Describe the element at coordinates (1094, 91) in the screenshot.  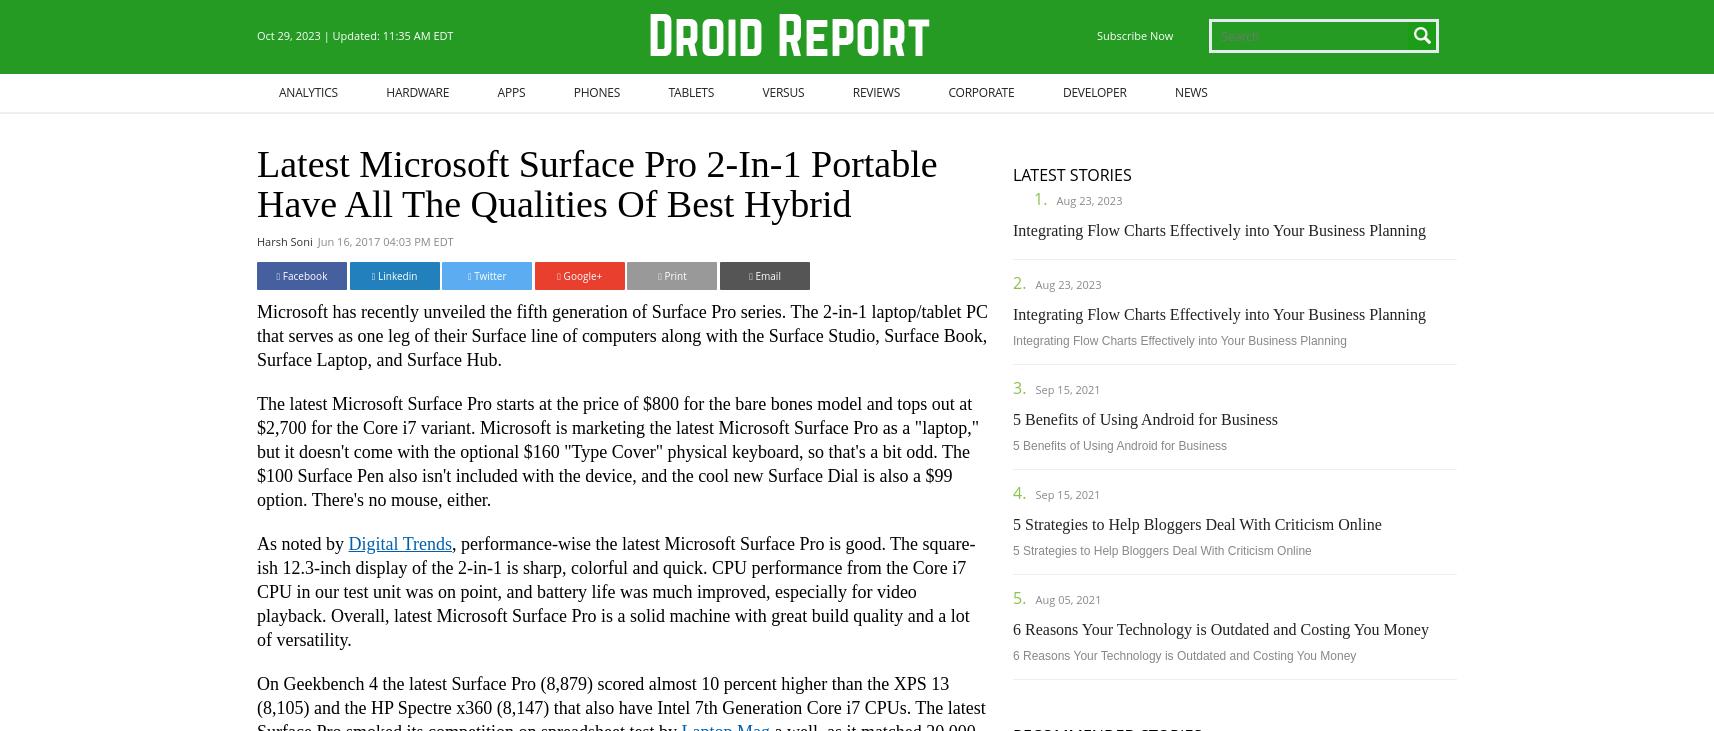
I see `'Developer'` at that location.